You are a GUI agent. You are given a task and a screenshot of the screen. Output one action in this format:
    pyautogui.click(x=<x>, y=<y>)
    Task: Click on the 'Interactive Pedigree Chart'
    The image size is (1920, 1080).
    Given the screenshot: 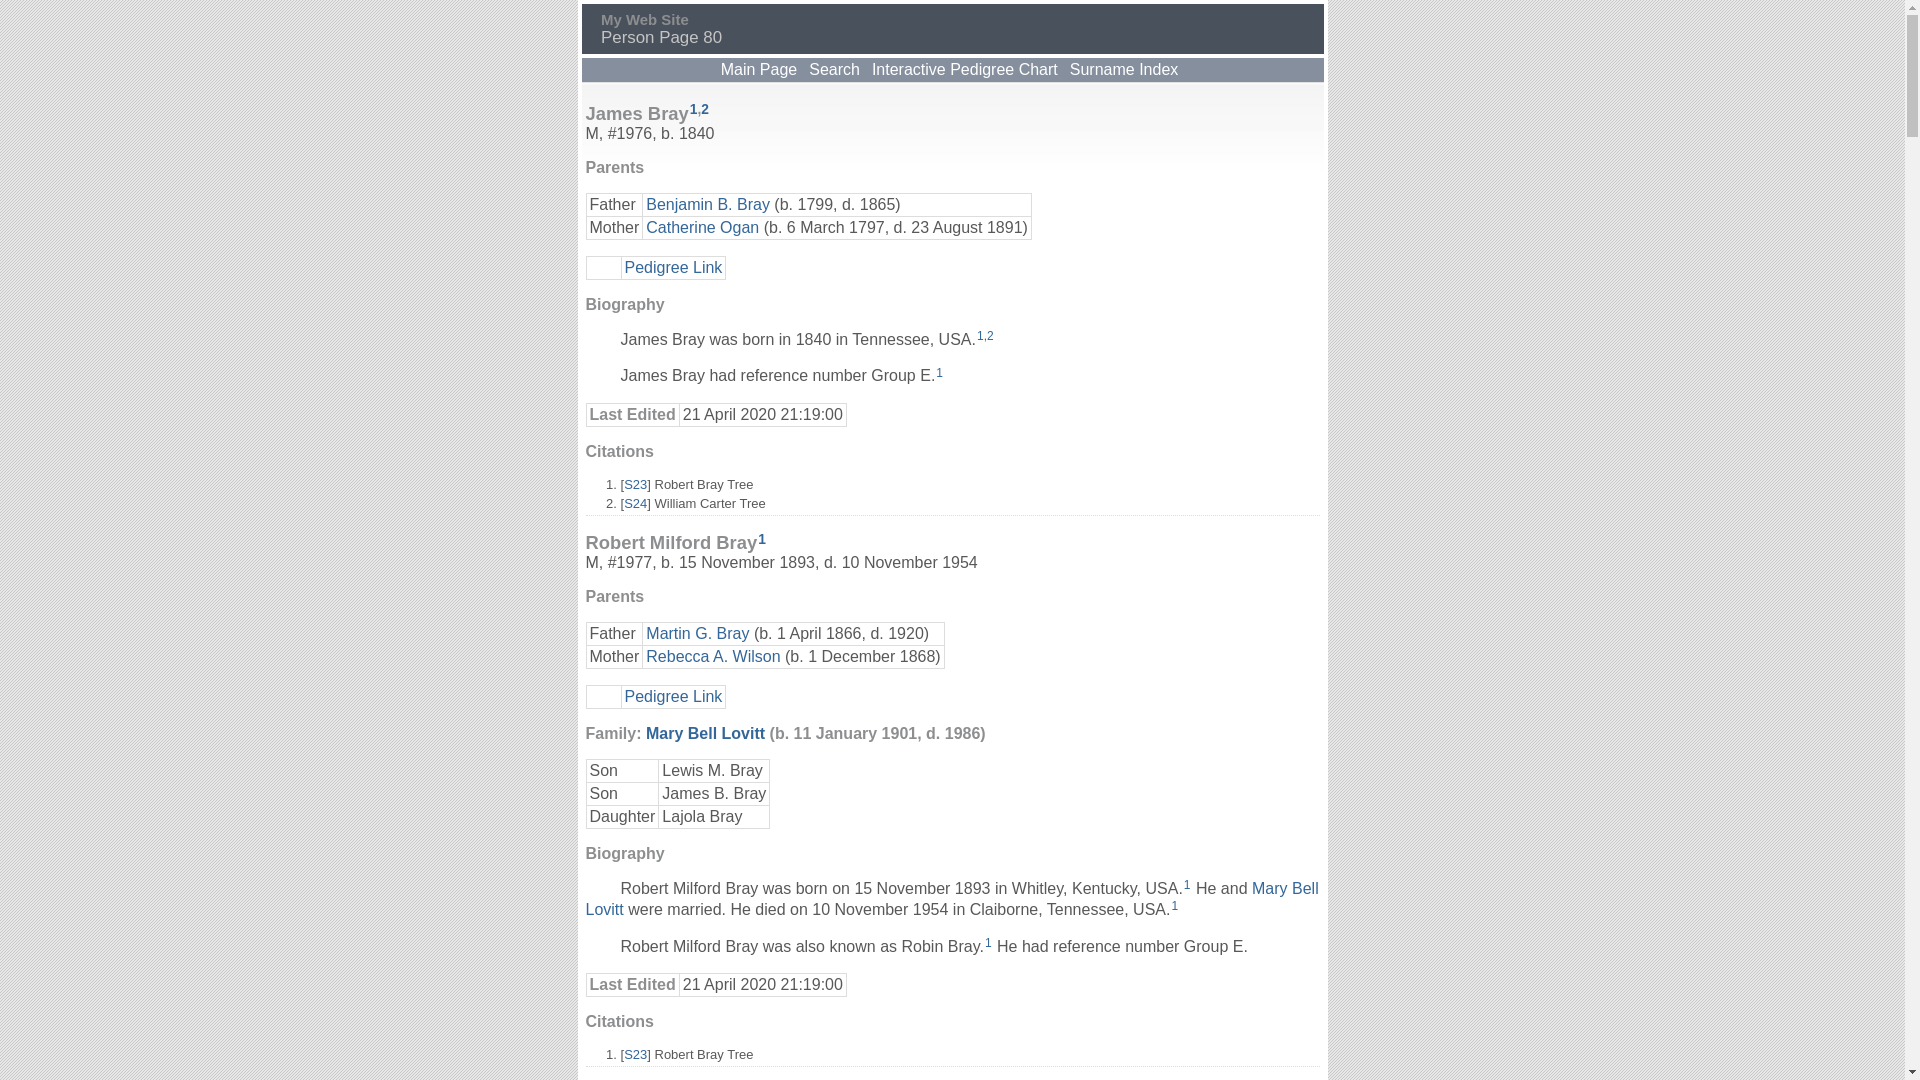 What is the action you would take?
    pyautogui.click(x=868, y=68)
    